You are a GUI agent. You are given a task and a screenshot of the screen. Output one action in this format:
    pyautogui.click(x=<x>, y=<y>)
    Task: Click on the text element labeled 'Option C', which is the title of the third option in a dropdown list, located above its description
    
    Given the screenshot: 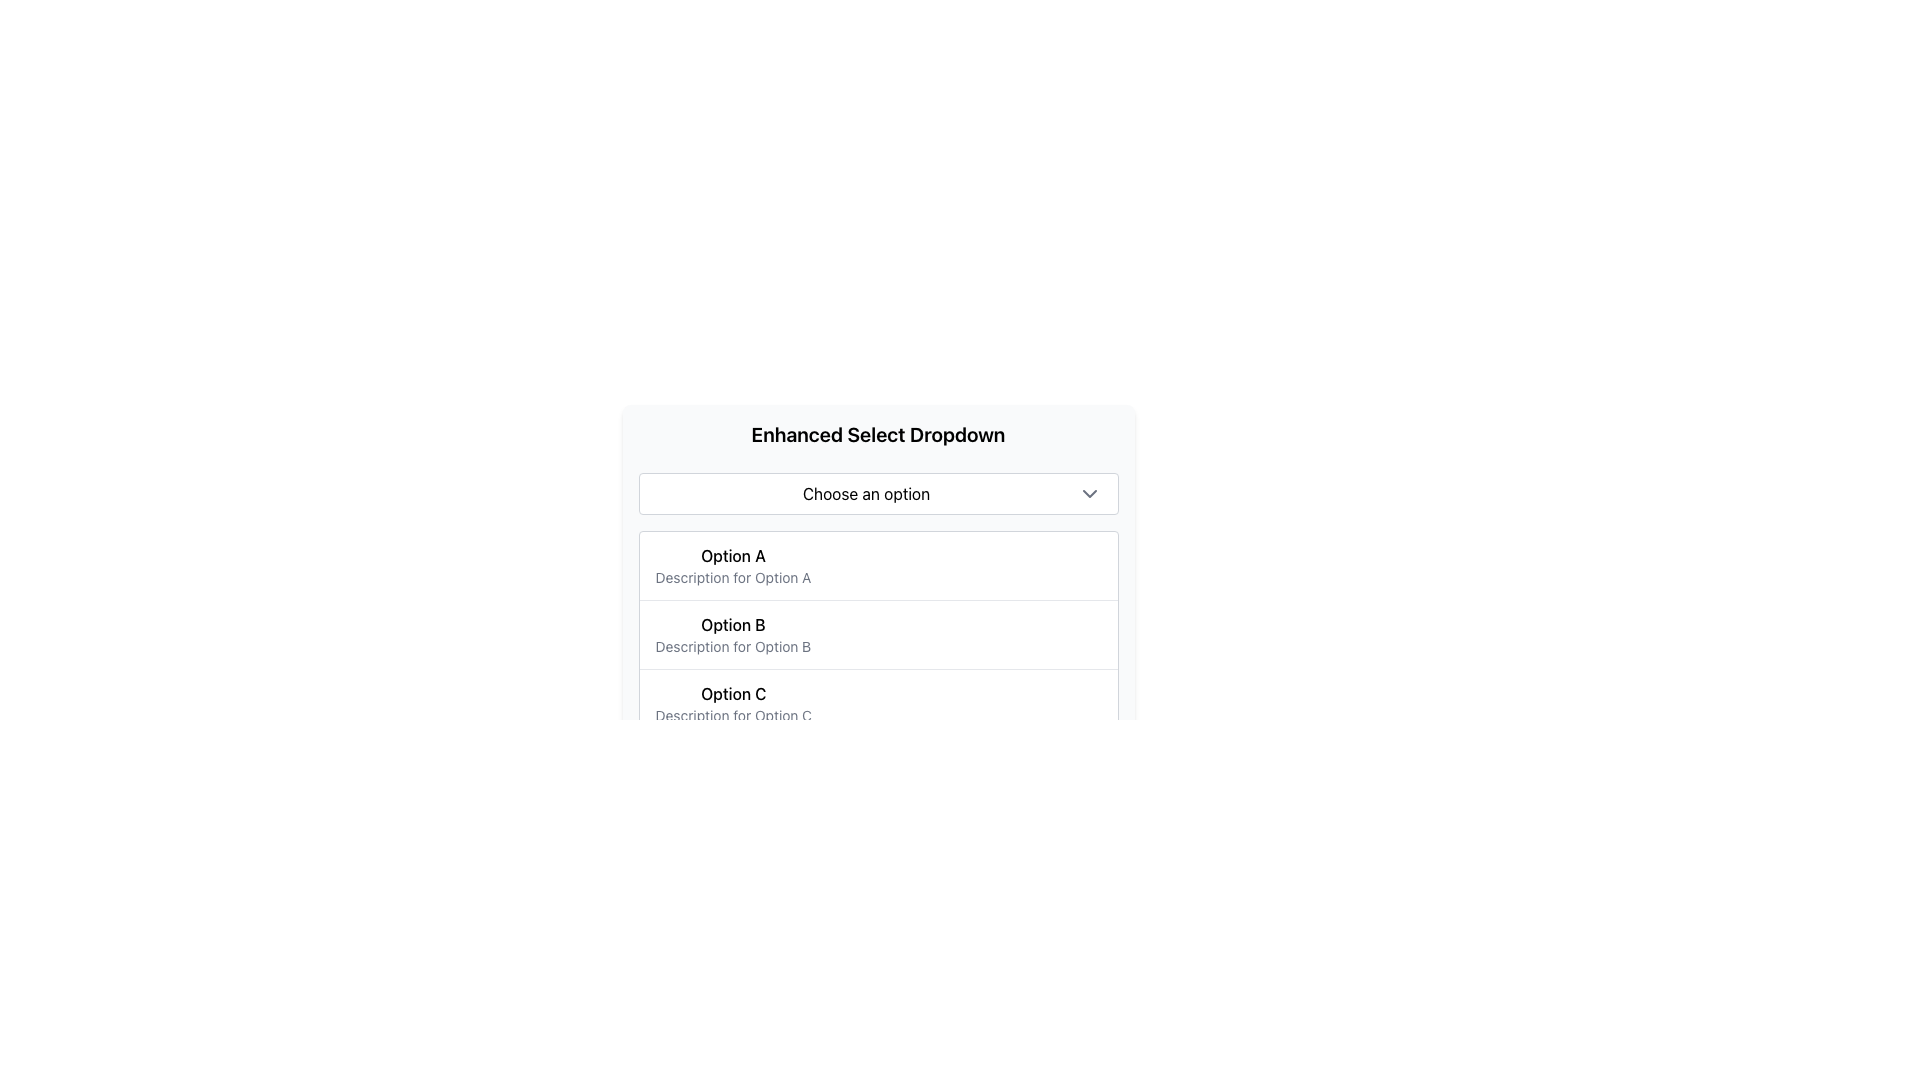 What is the action you would take?
    pyautogui.click(x=732, y=693)
    